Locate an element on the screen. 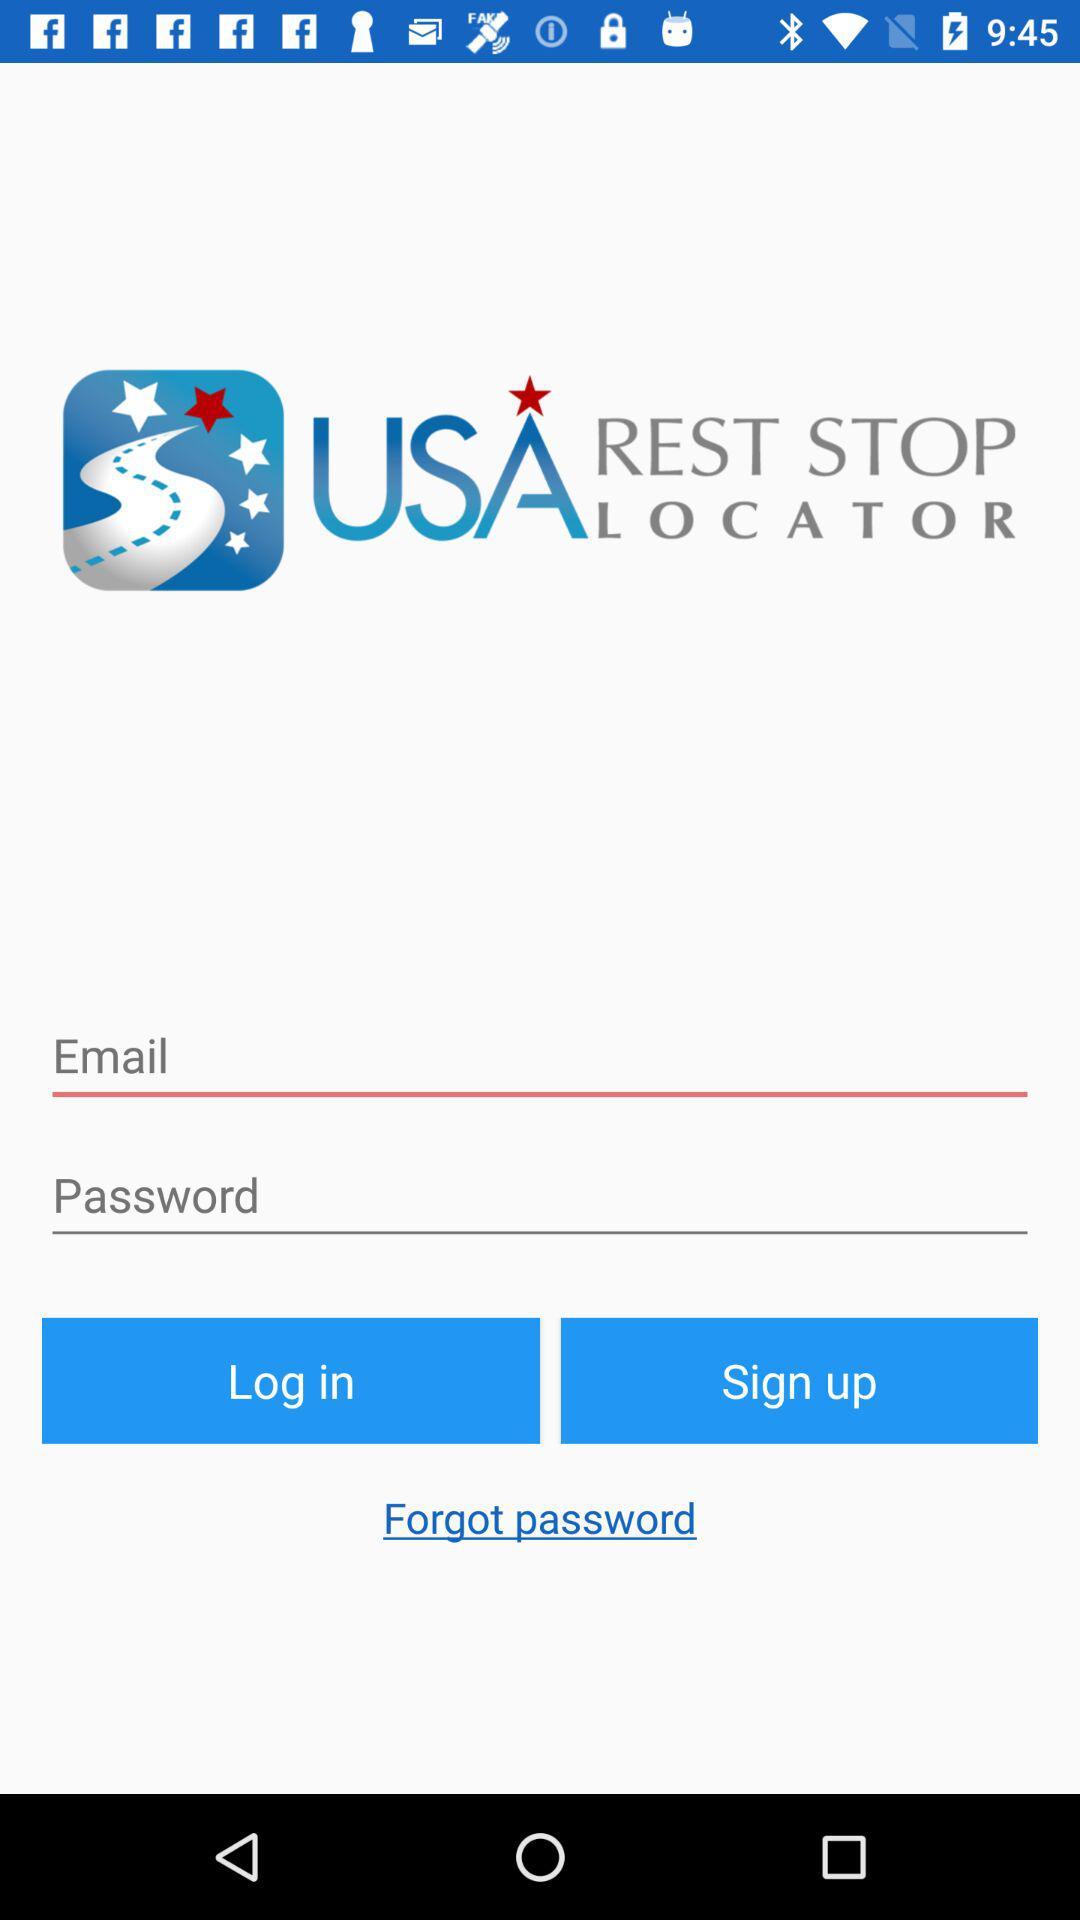  item to the left of the sign up is located at coordinates (290, 1379).